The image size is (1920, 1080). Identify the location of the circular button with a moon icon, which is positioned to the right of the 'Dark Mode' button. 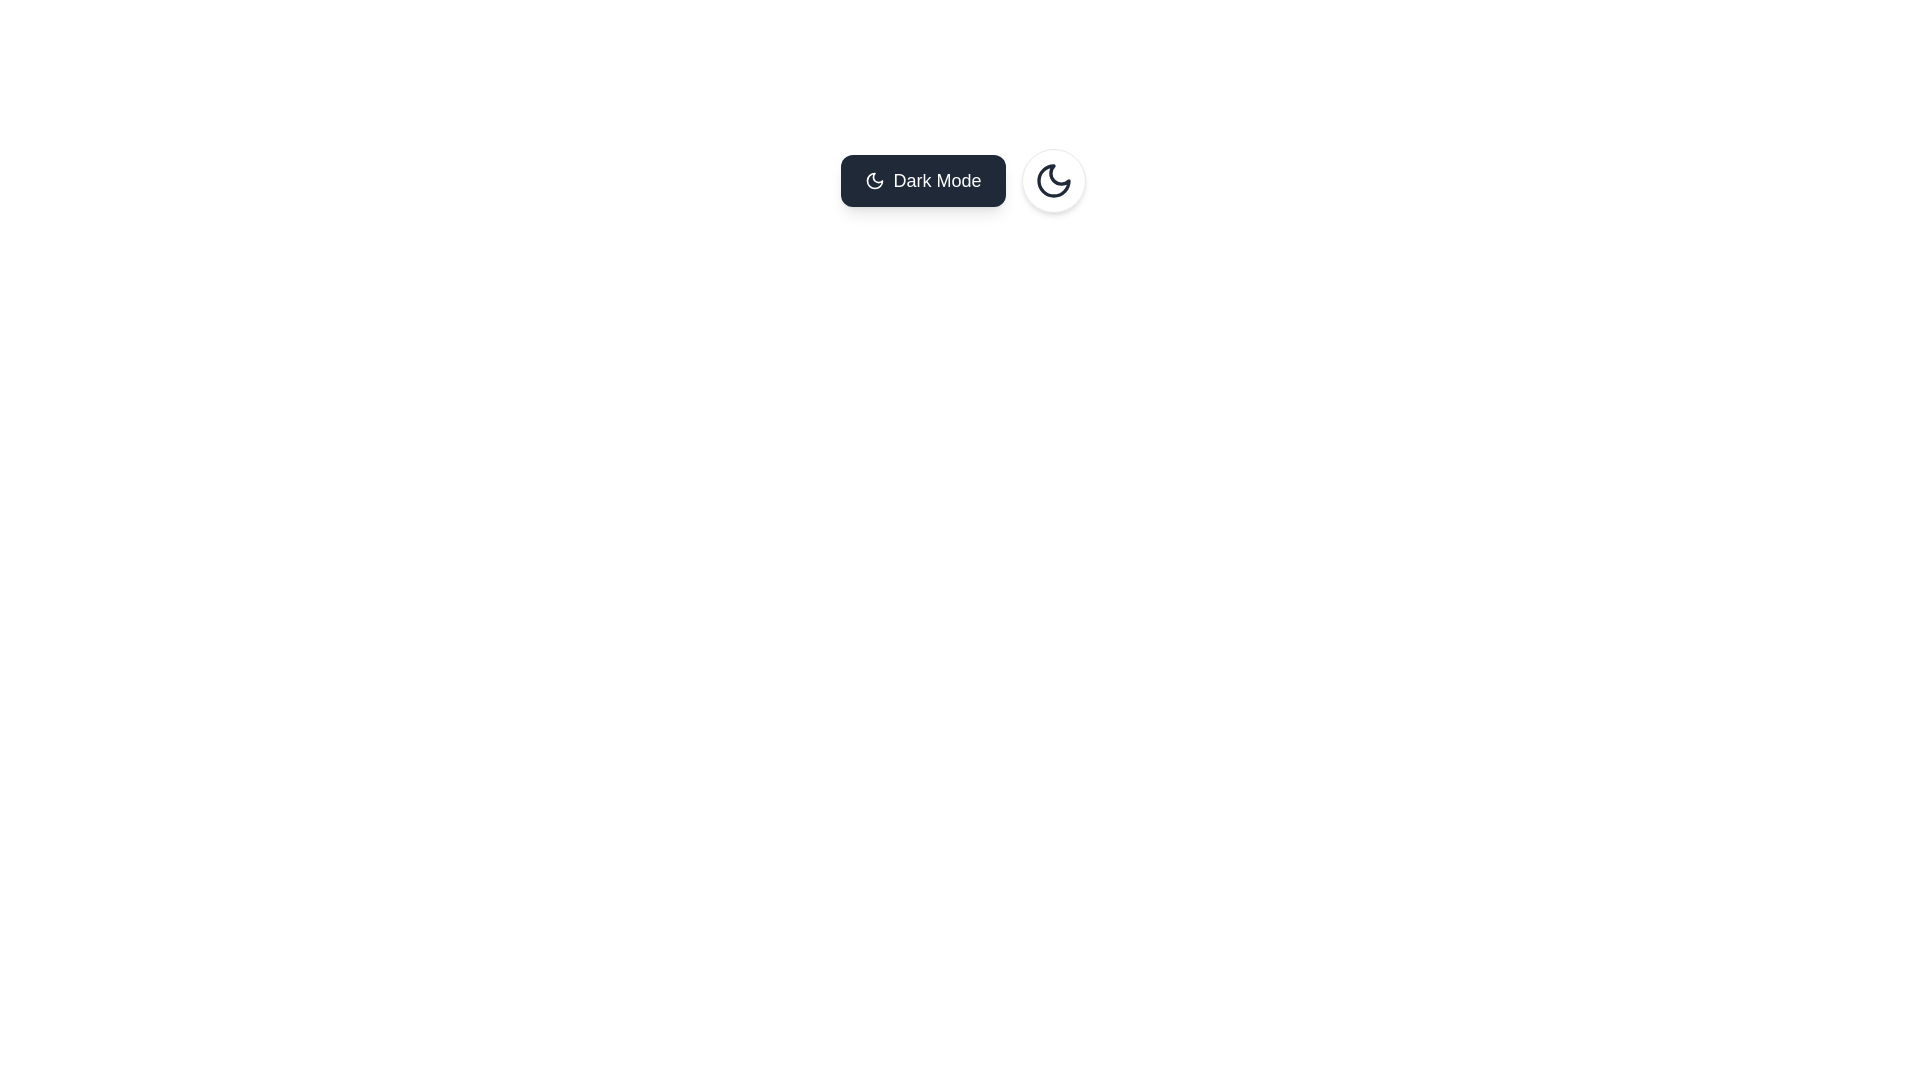
(1052, 181).